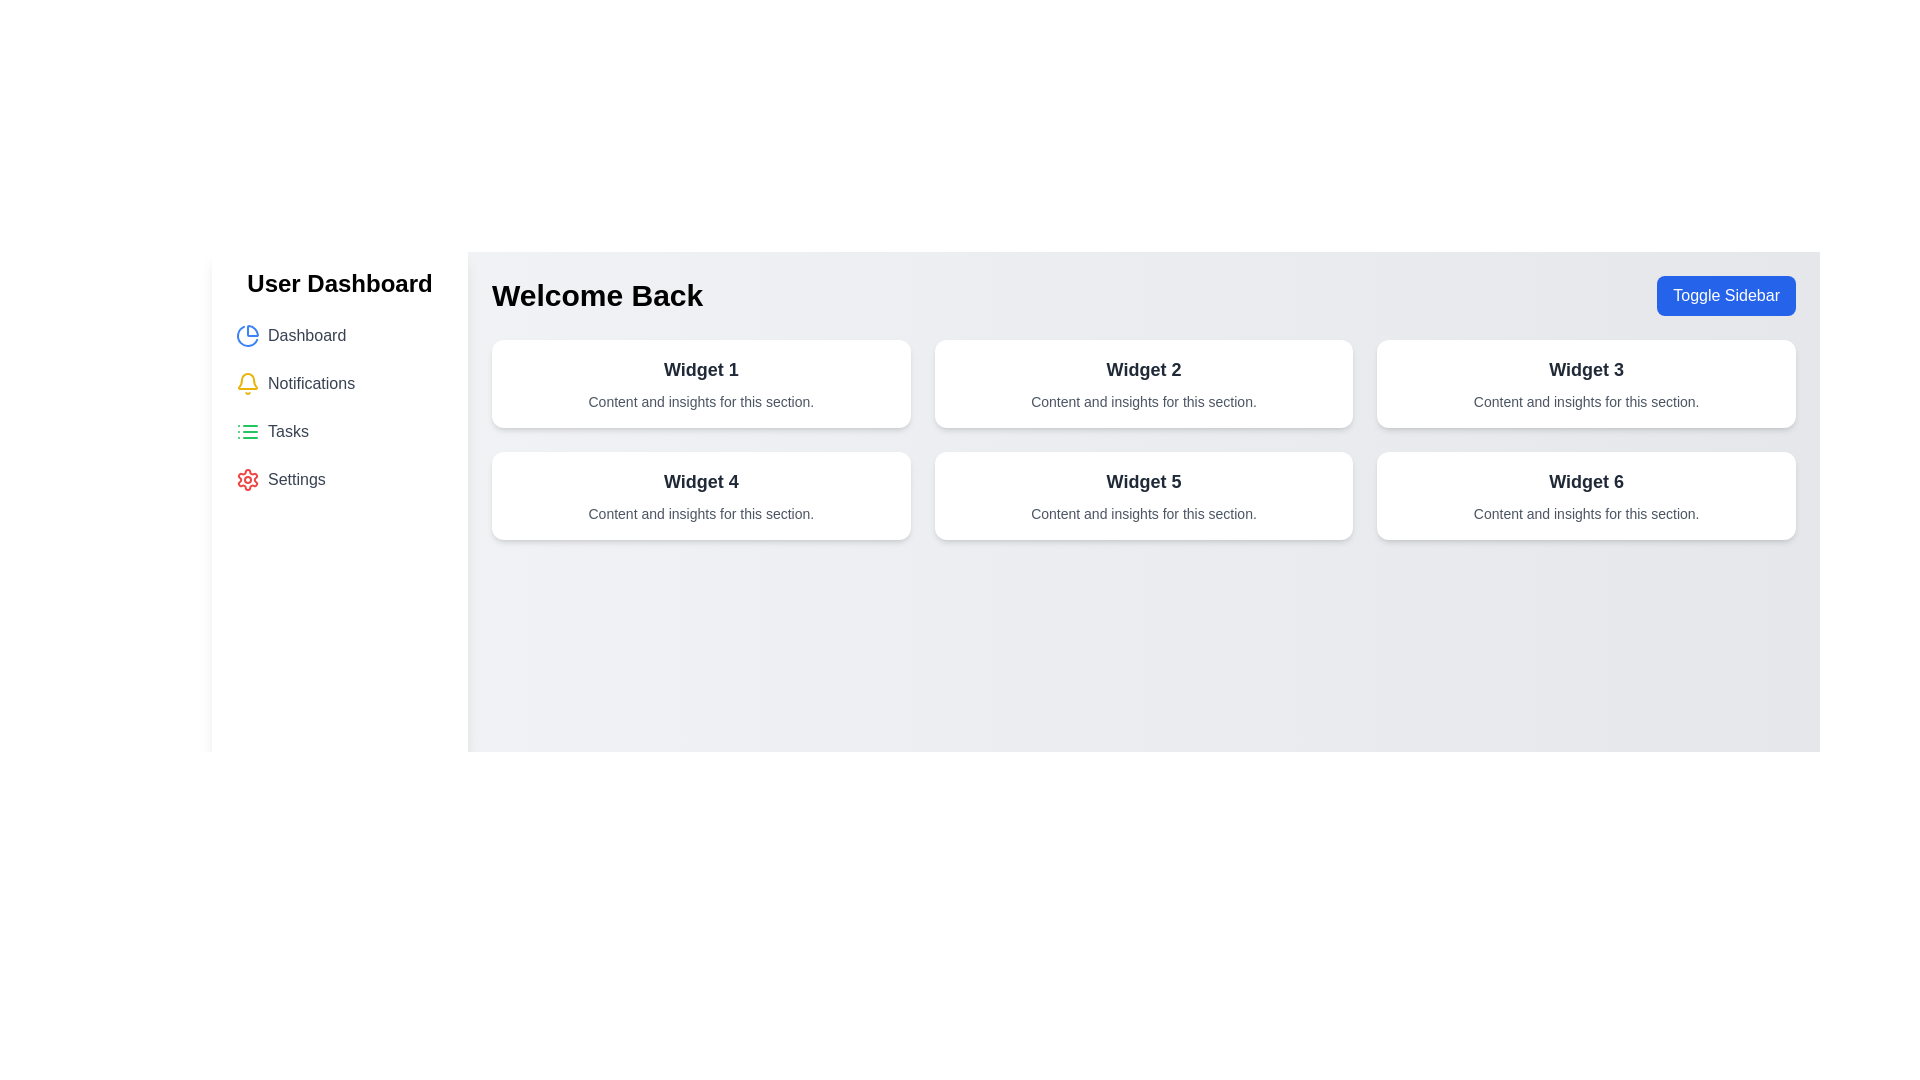 The width and height of the screenshot is (1920, 1080). Describe the element at coordinates (340, 431) in the screenshot. I see `the 'Tasks' navigation link, which is the third item in a vertical menu` at that location.